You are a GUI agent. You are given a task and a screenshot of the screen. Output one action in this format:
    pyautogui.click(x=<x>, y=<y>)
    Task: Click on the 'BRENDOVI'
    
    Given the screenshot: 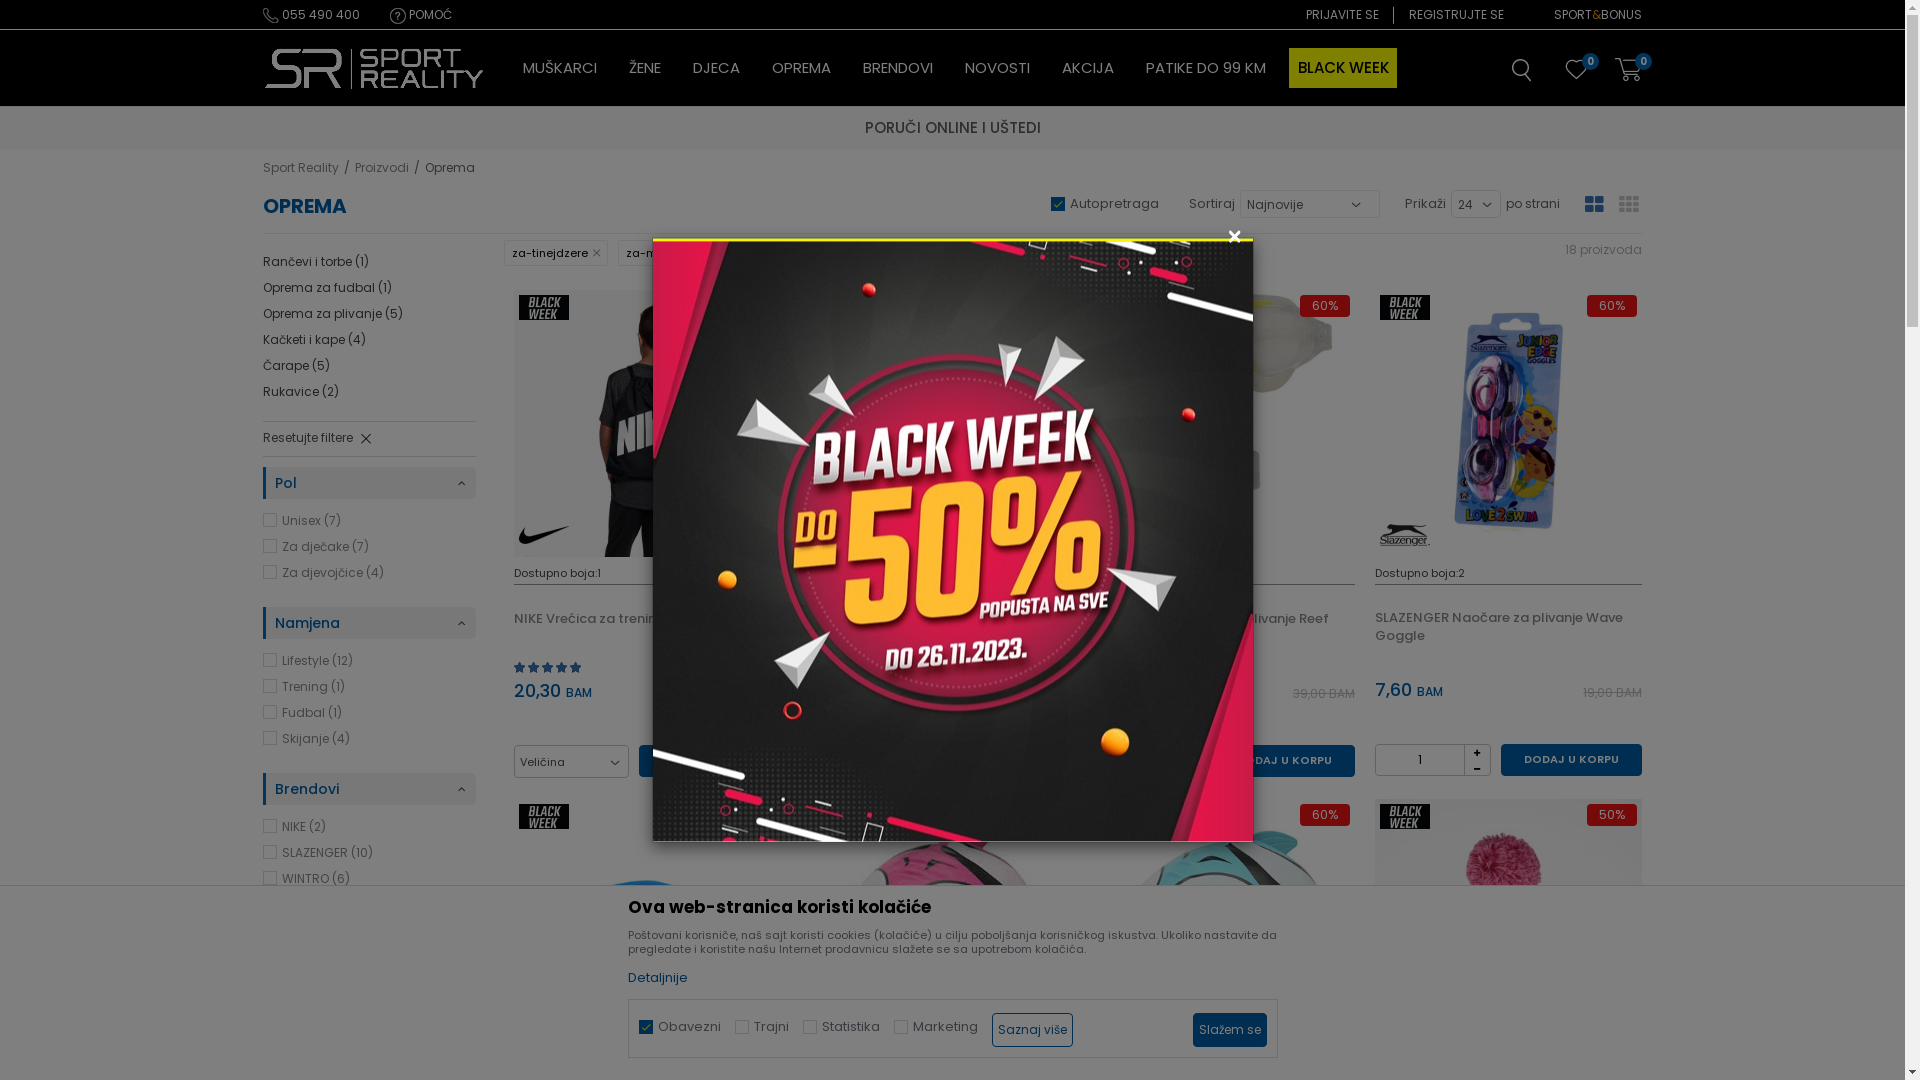 What is the action you would take?
    pyautogui.click(x=896, y=67)
    